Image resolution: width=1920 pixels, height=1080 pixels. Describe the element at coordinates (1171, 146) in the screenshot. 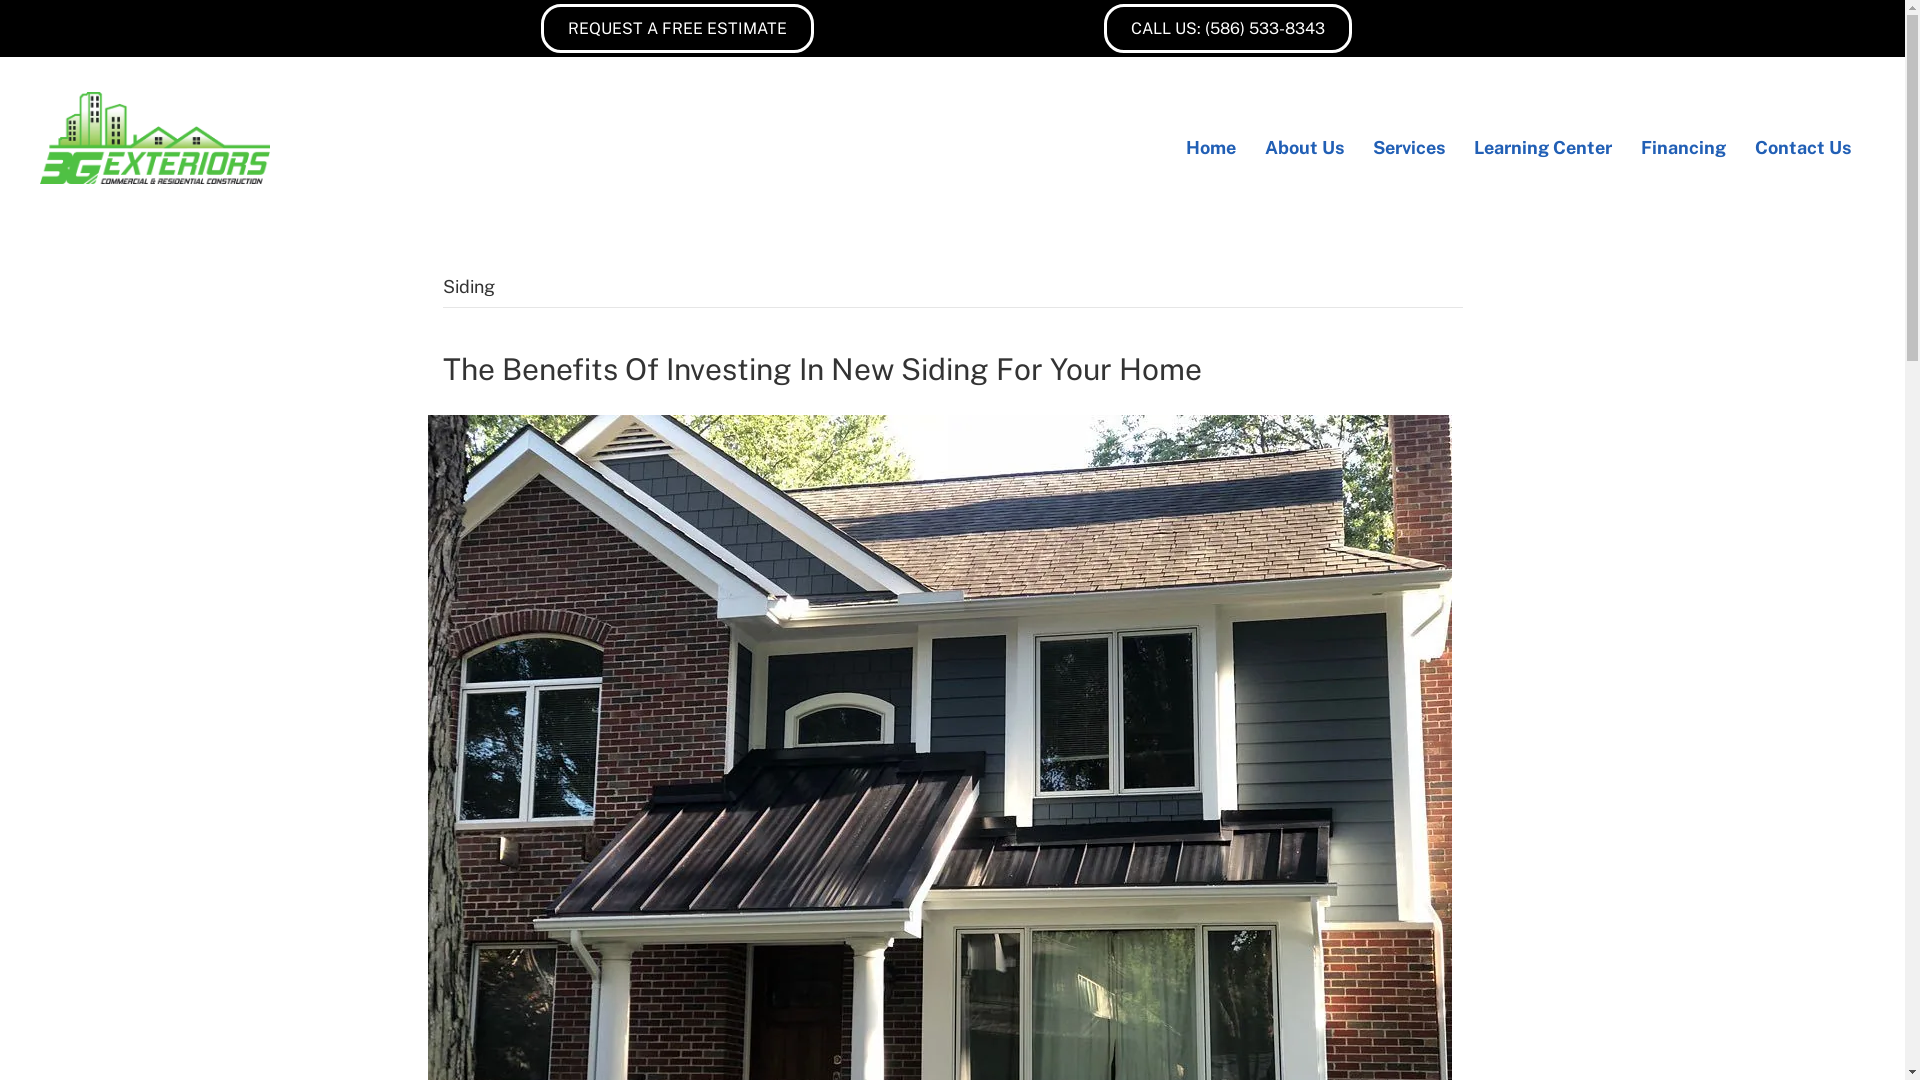

I see `'Home'` at that location.